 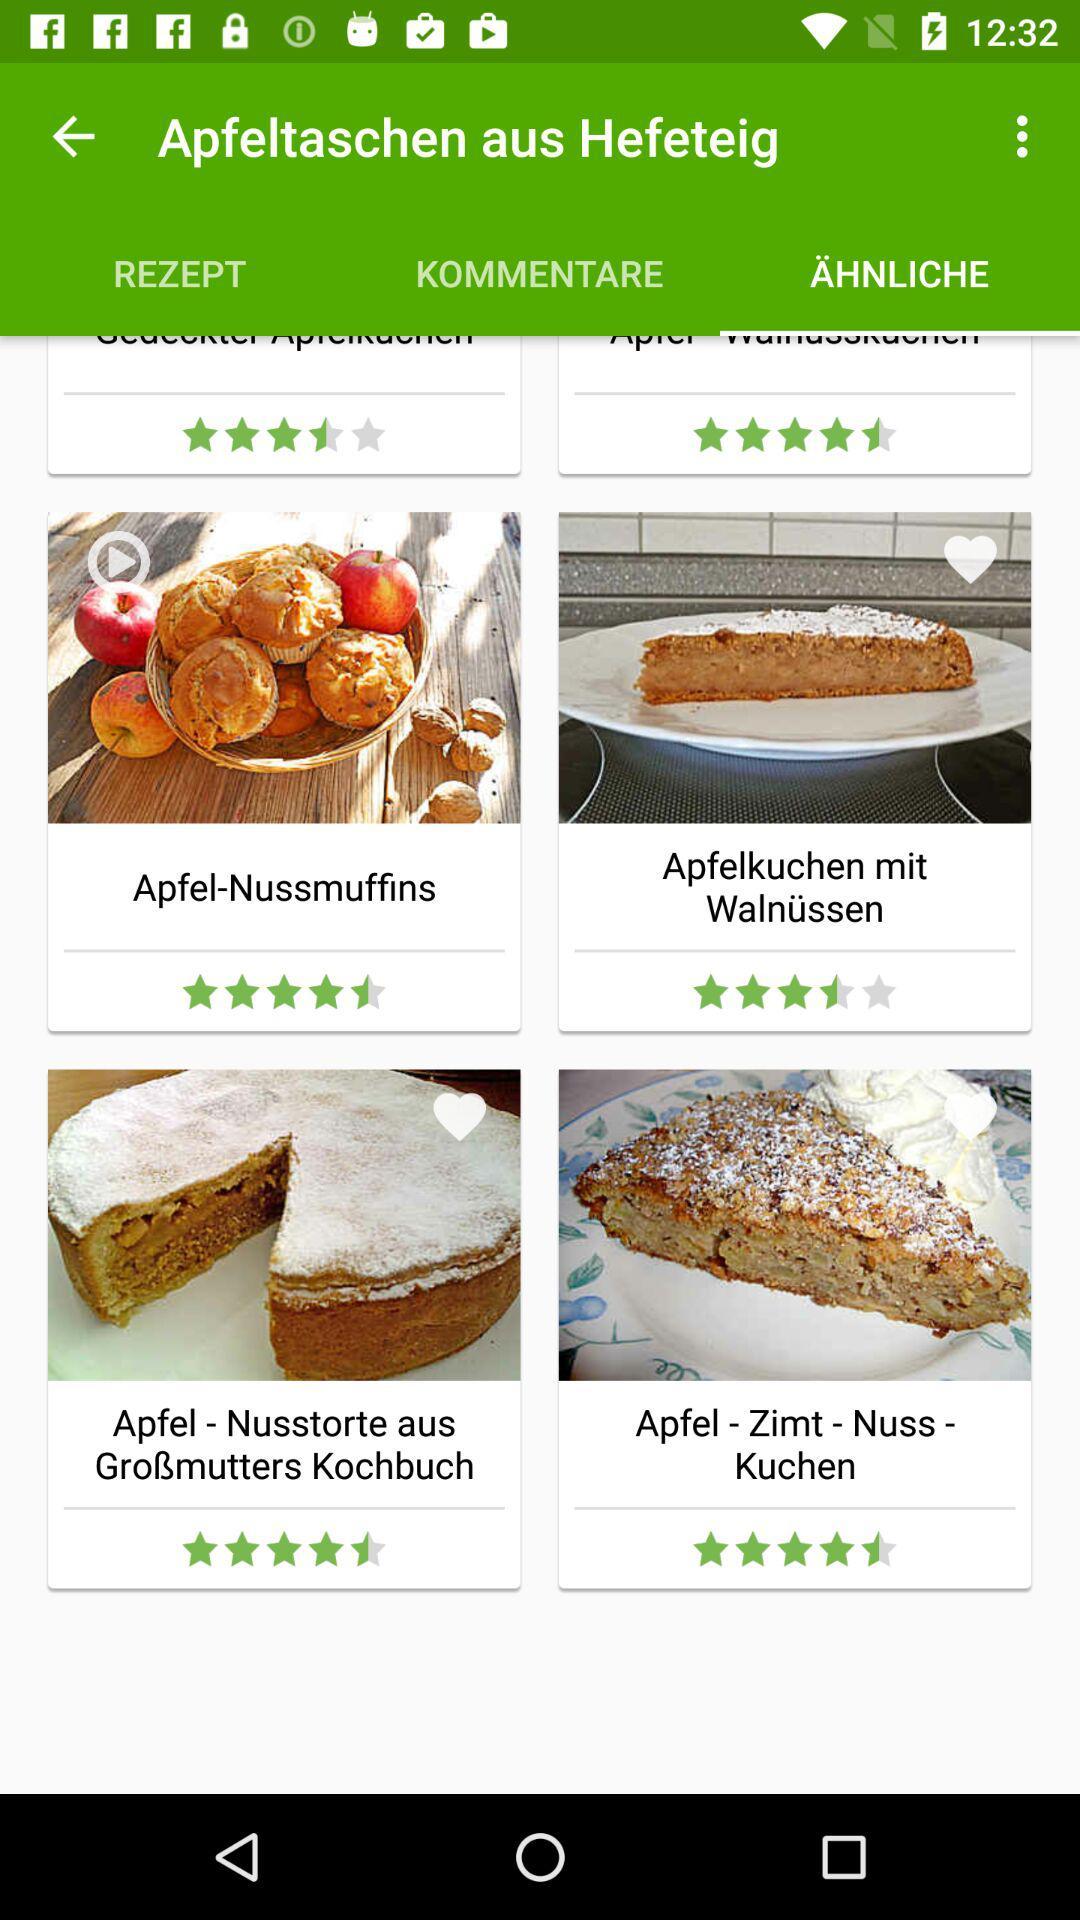 What do you see at coordinates (72, 135) in the screenshot?
I see `the icon to the left of apfeltaschen aus hefeteig icon` at bounding box center [72, 135].